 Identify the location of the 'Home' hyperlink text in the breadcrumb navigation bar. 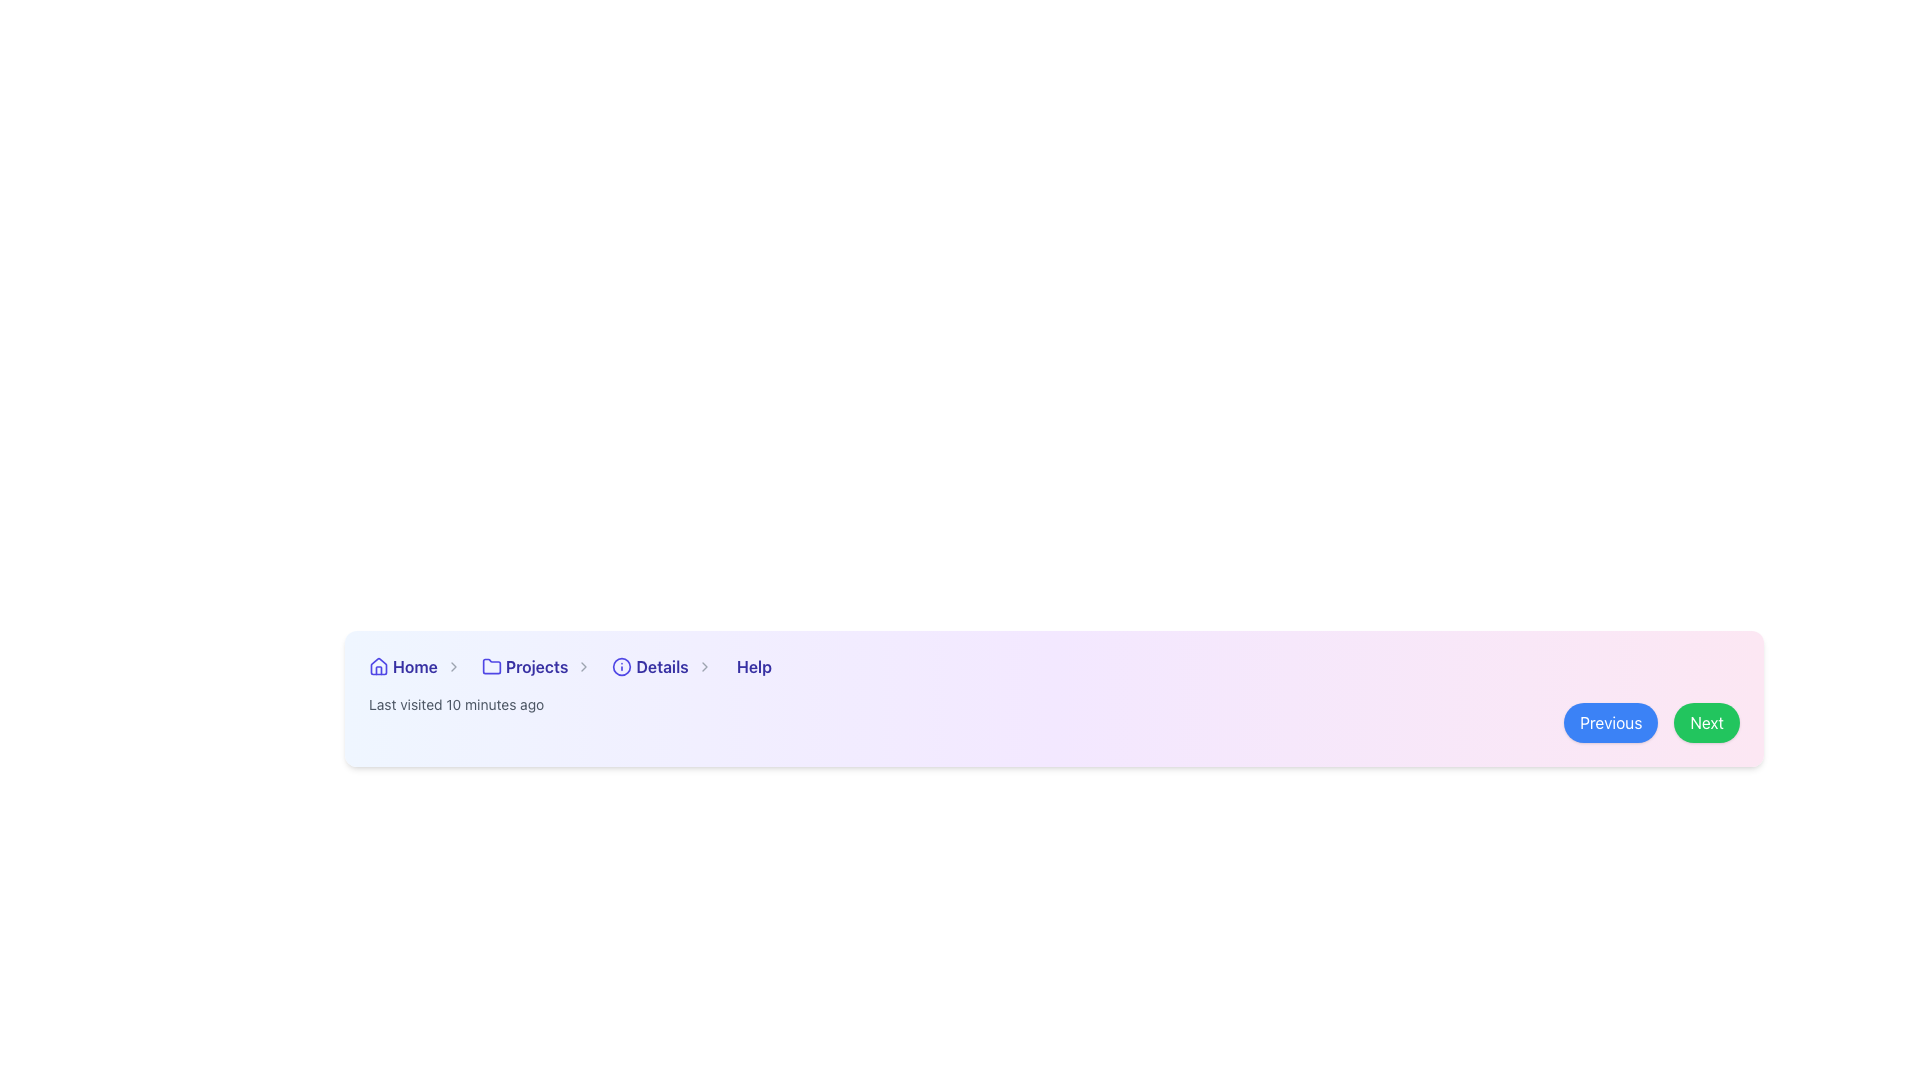
(413, 667).